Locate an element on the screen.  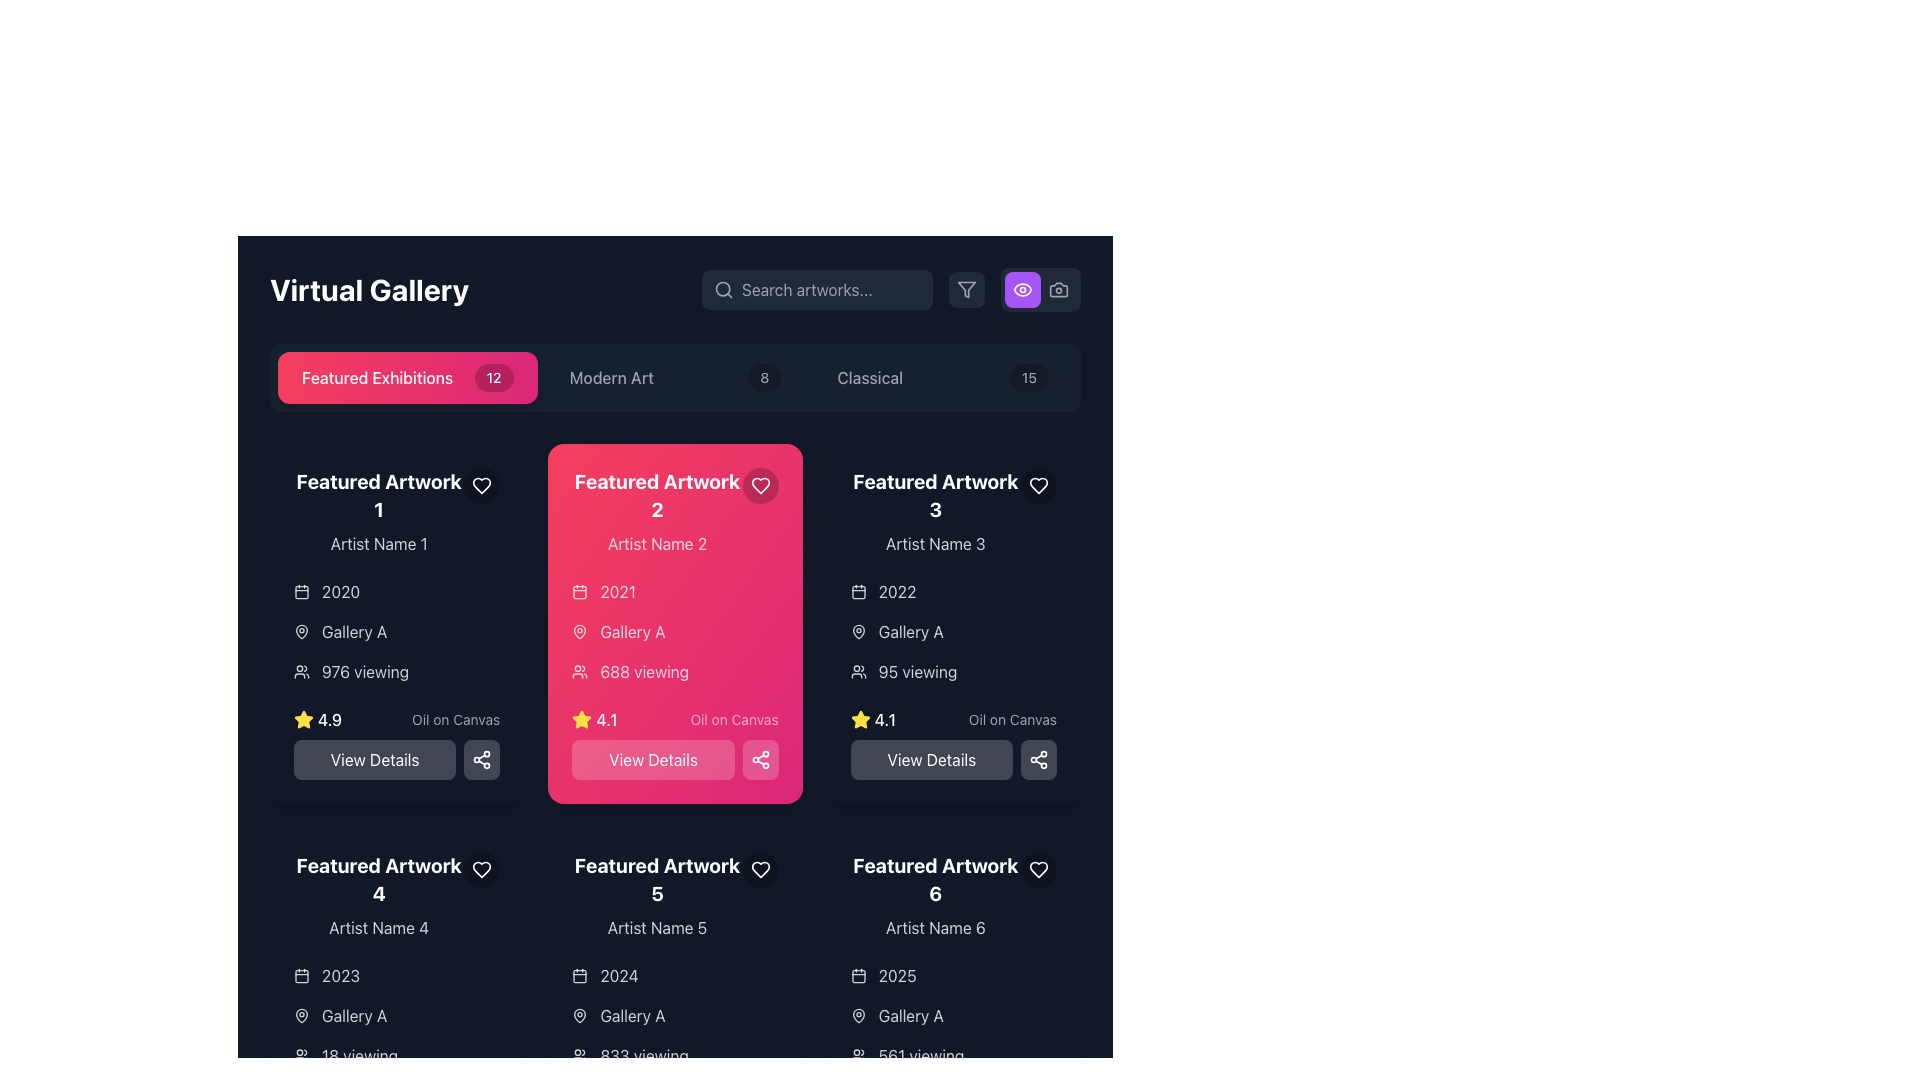
the 'Modern Art' text label in the navigation bar, which is located between 'Featured Exhibitions' and another numerical label is located at coordinates (610, 378).